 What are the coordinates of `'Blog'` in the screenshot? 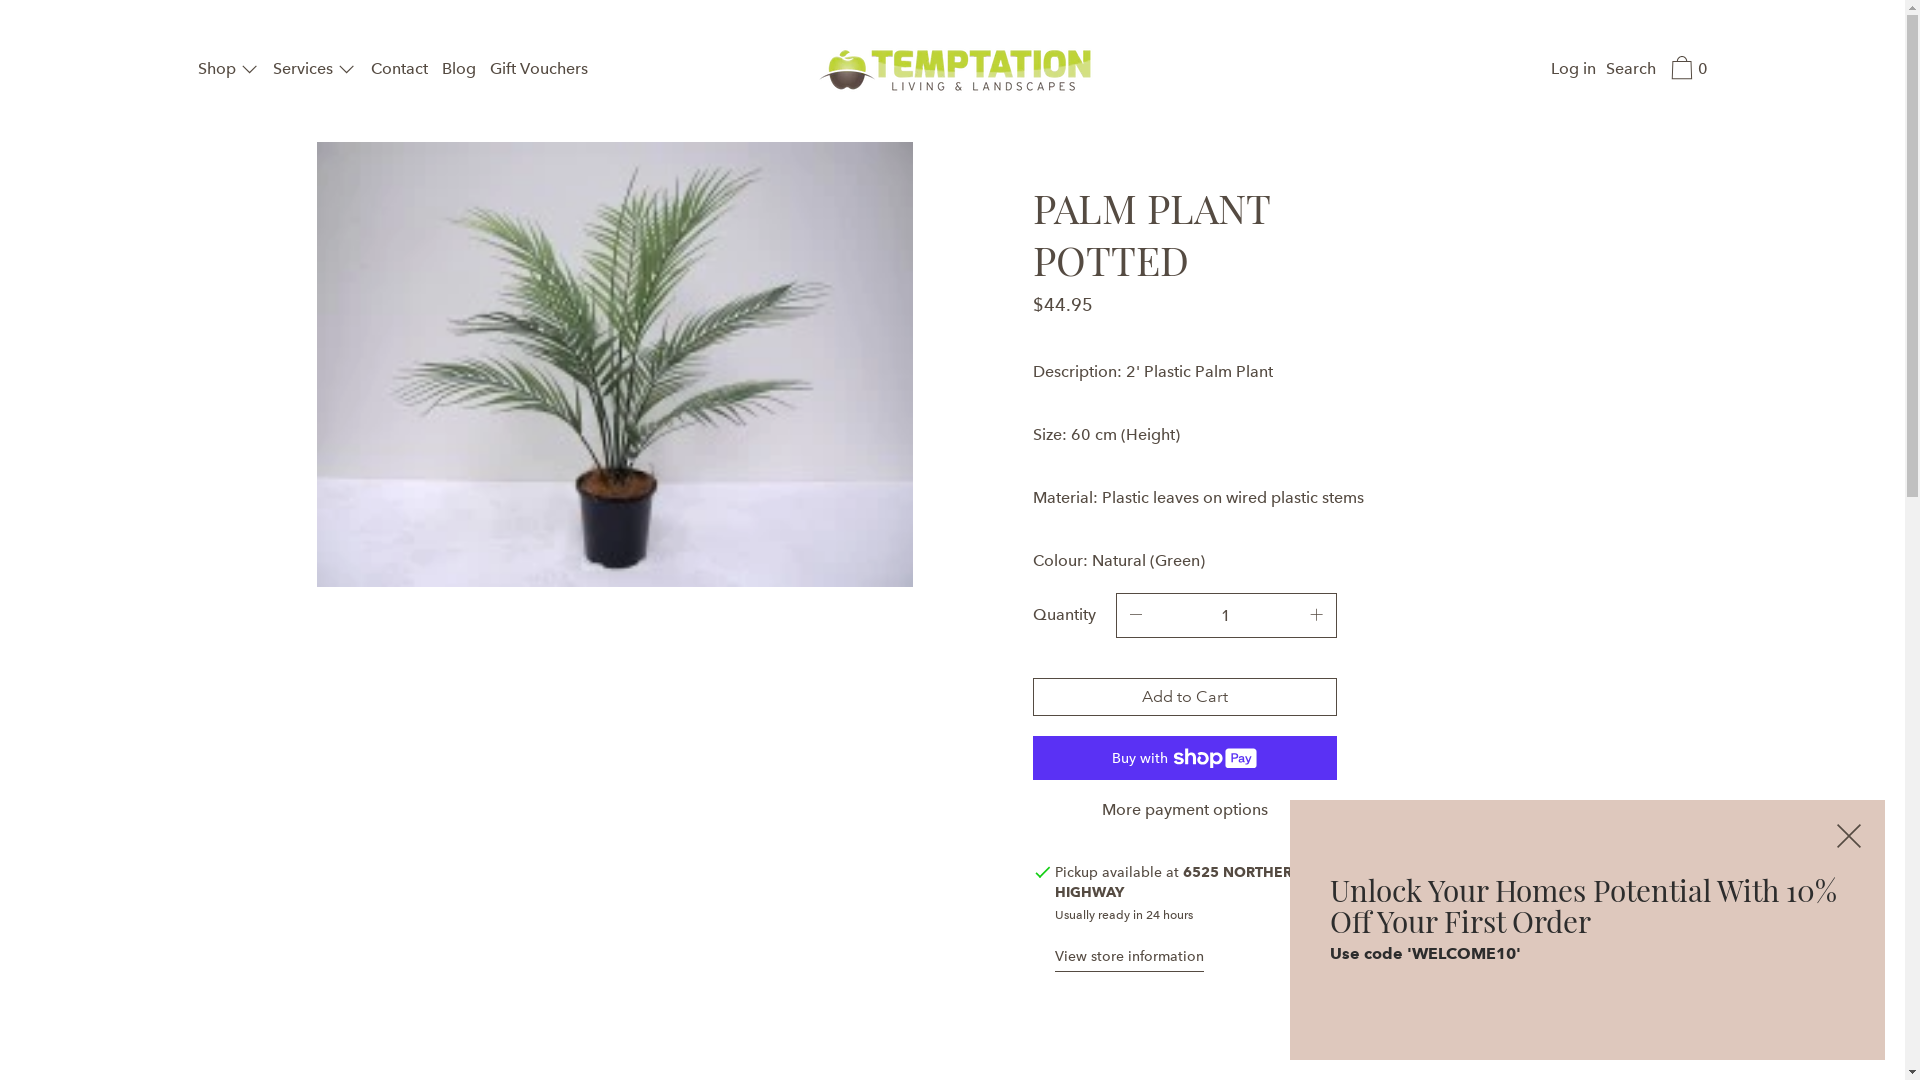 It's located at (458, 69).